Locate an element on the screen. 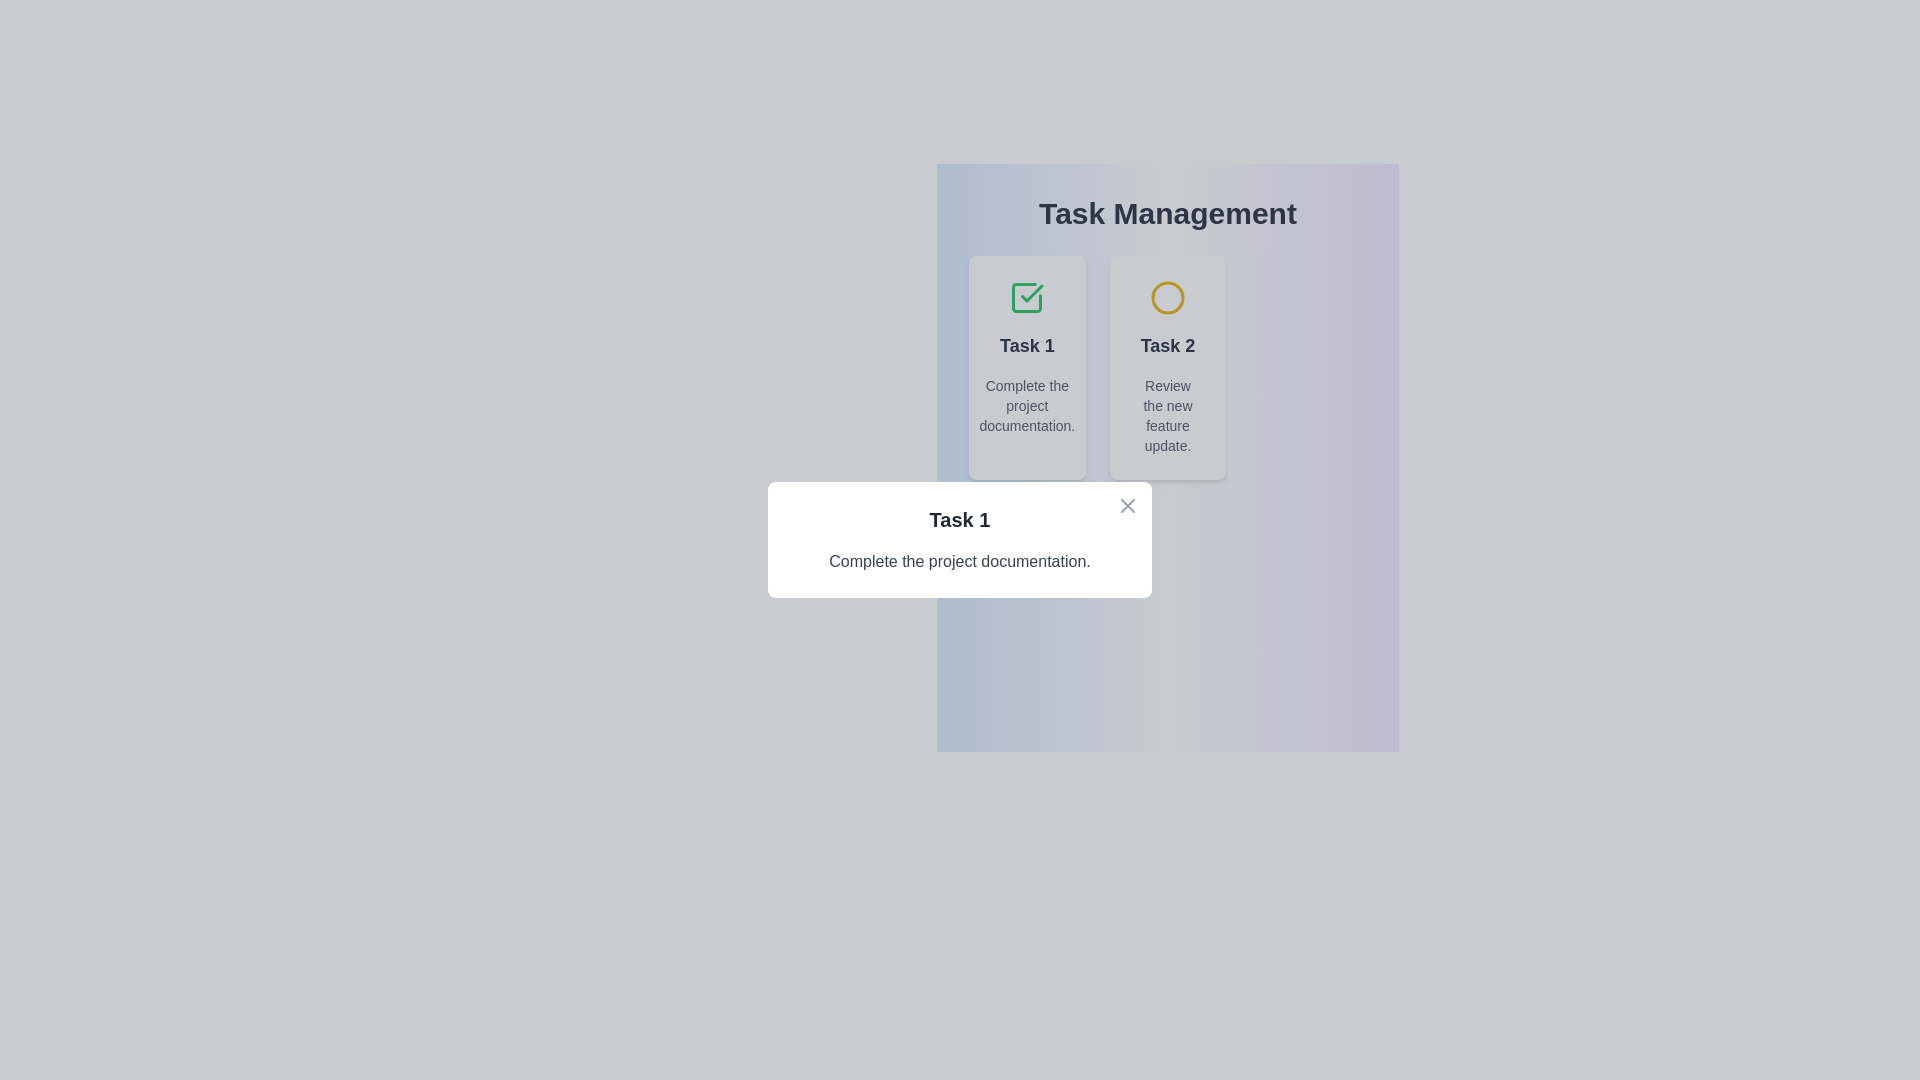 The height and width of the screenshot is (1080, 1920). the Close button icon, which is a minimalistic 'X' shape located in the top-right corner of a modal window is located at coordinates (1128, 504).